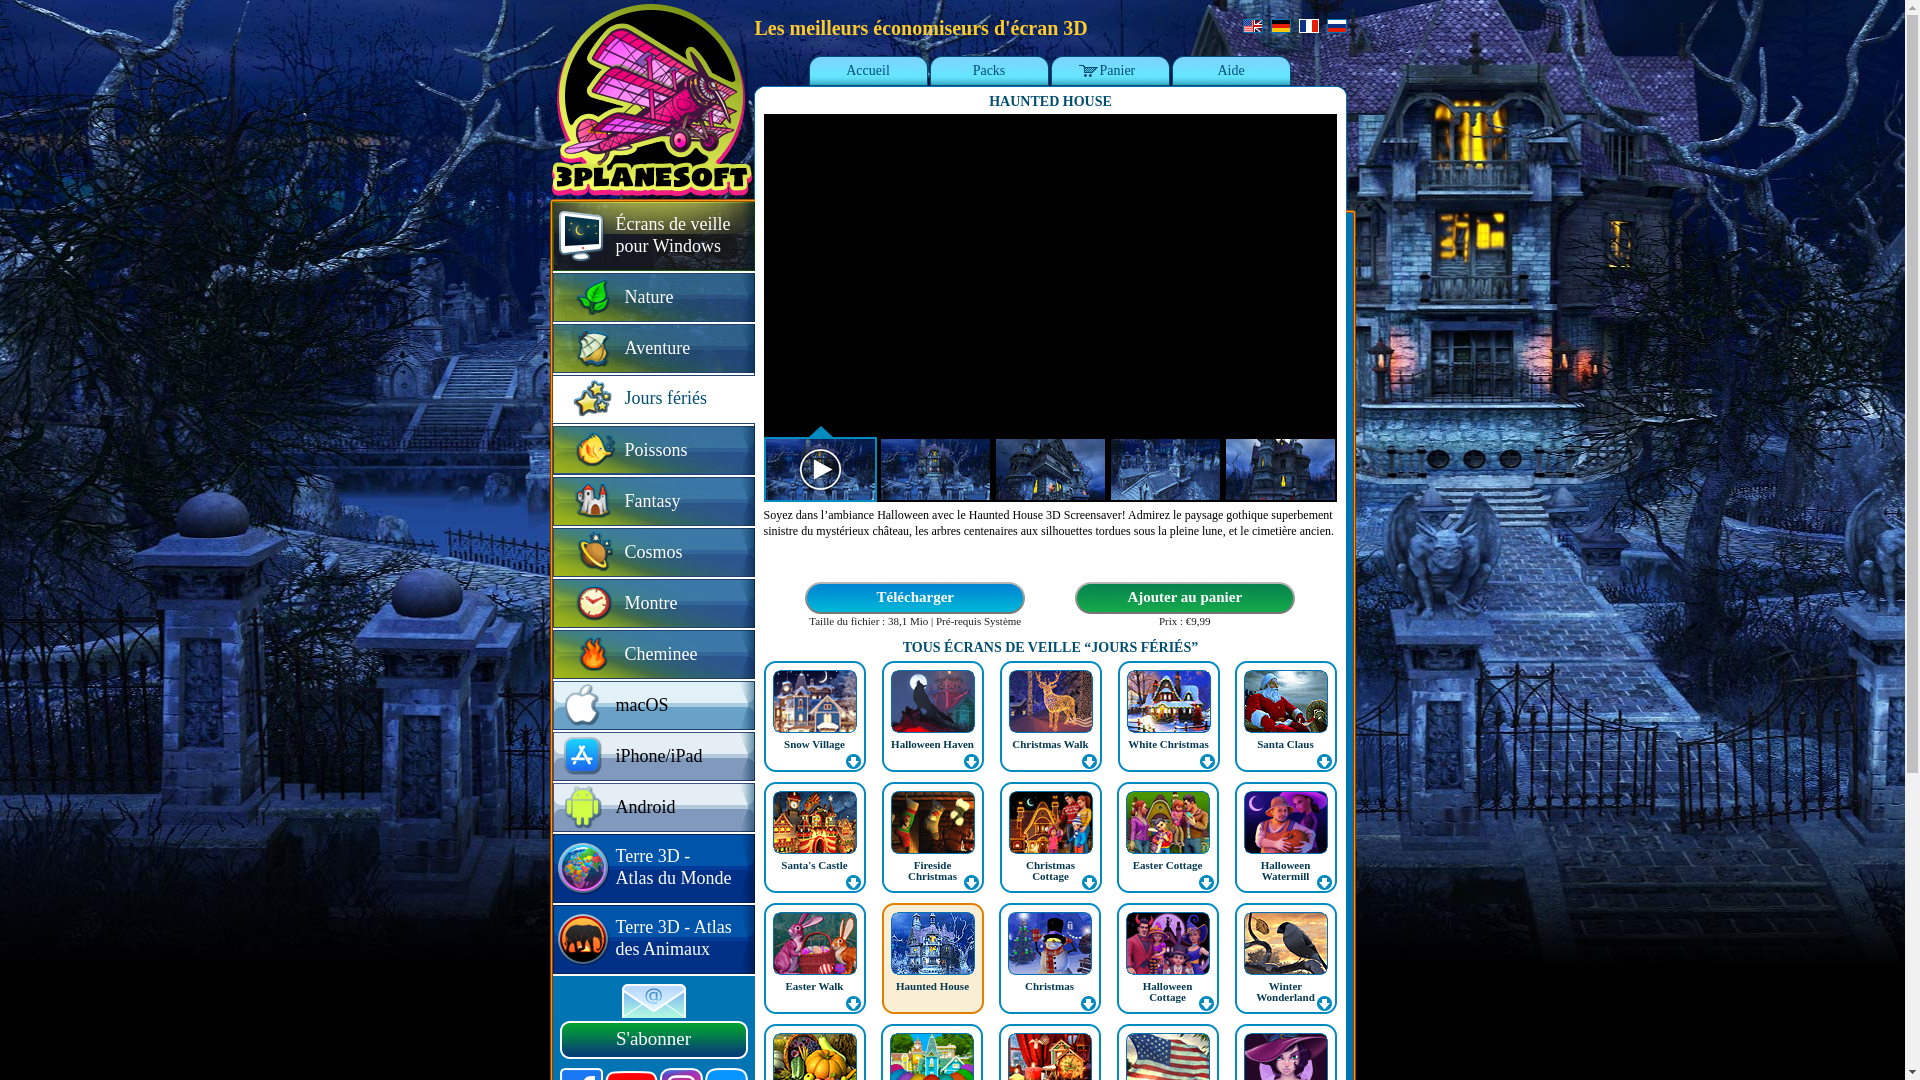 This screenshot has width=1920, height=1080. What do you see at coordinates (1128, 744) in the screenshot?
I see `'White Christmas'` at bounding box center [1128, 744].